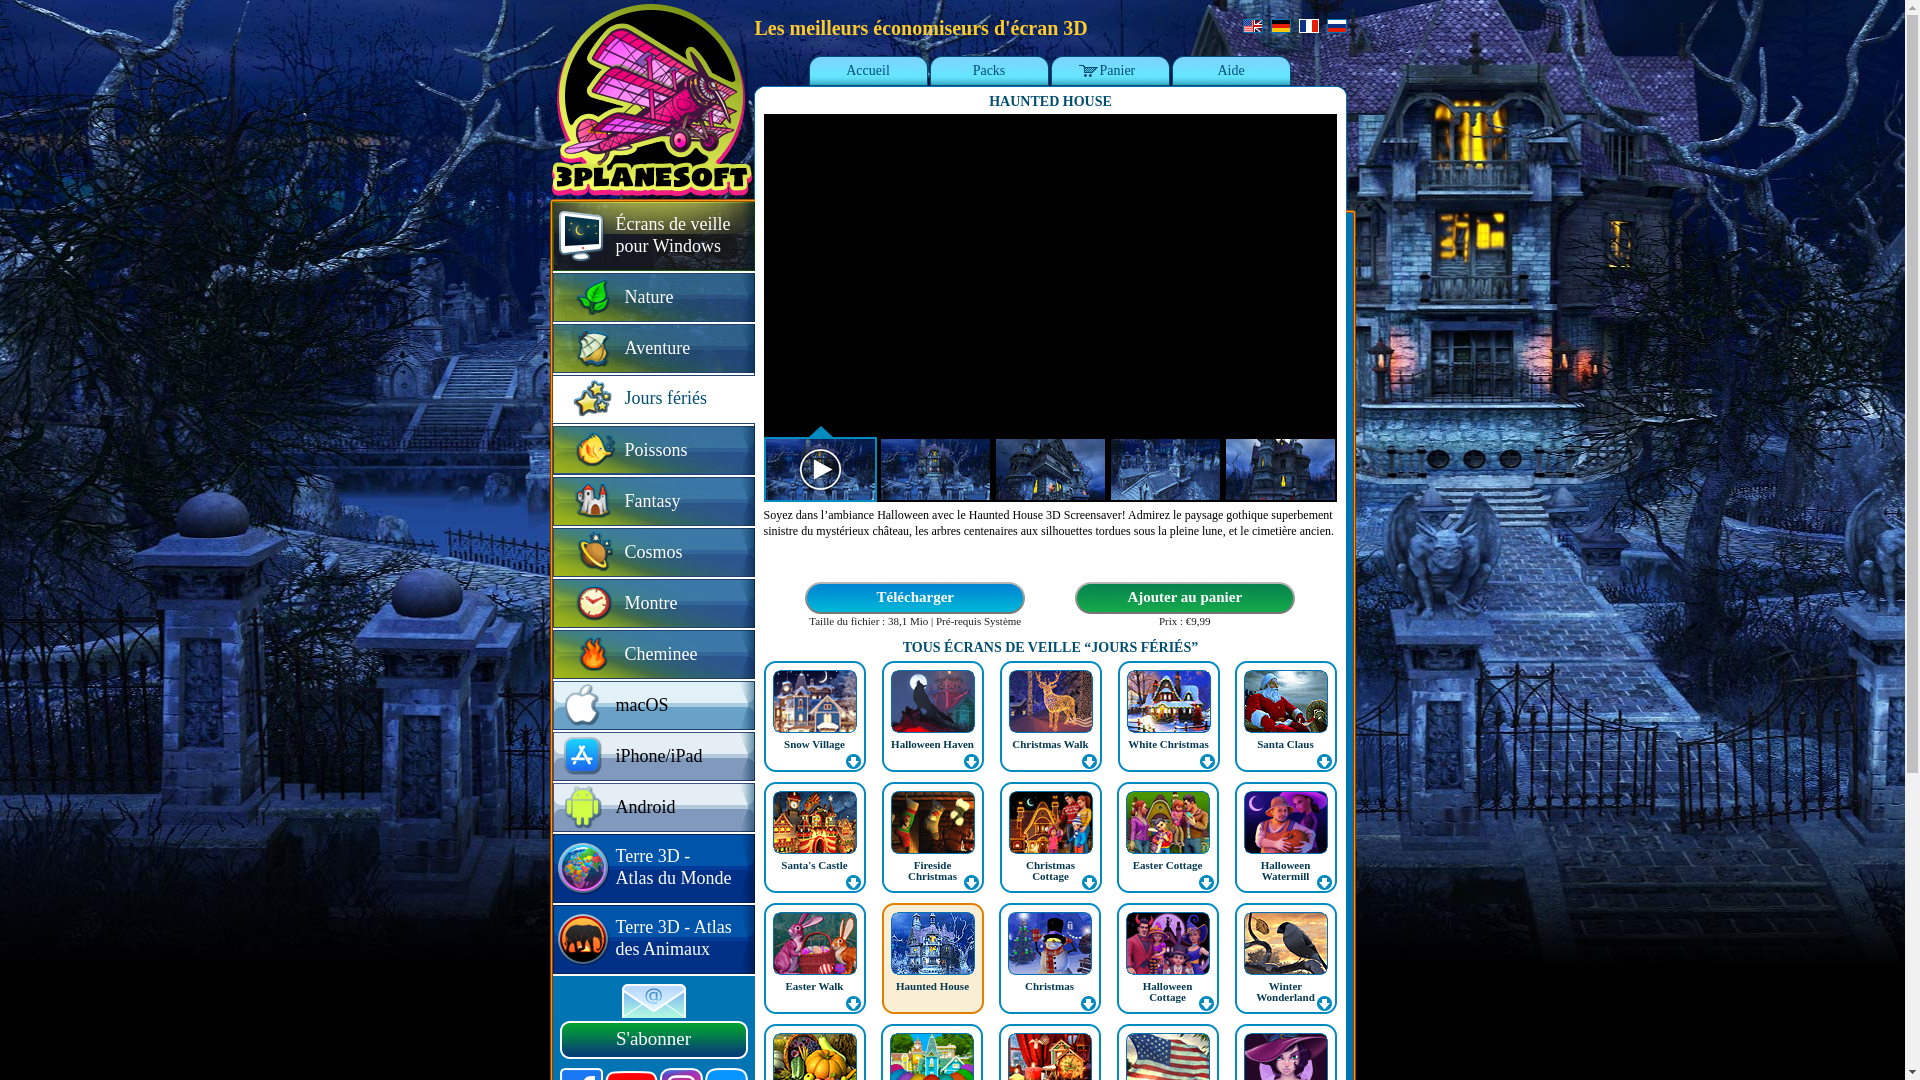 This screenshot has width=1920, height=1080. What do you see at coordinates (1128, 744) in the screenshot?
I see `'White Christmas'` at bounding box center [1128, 744].